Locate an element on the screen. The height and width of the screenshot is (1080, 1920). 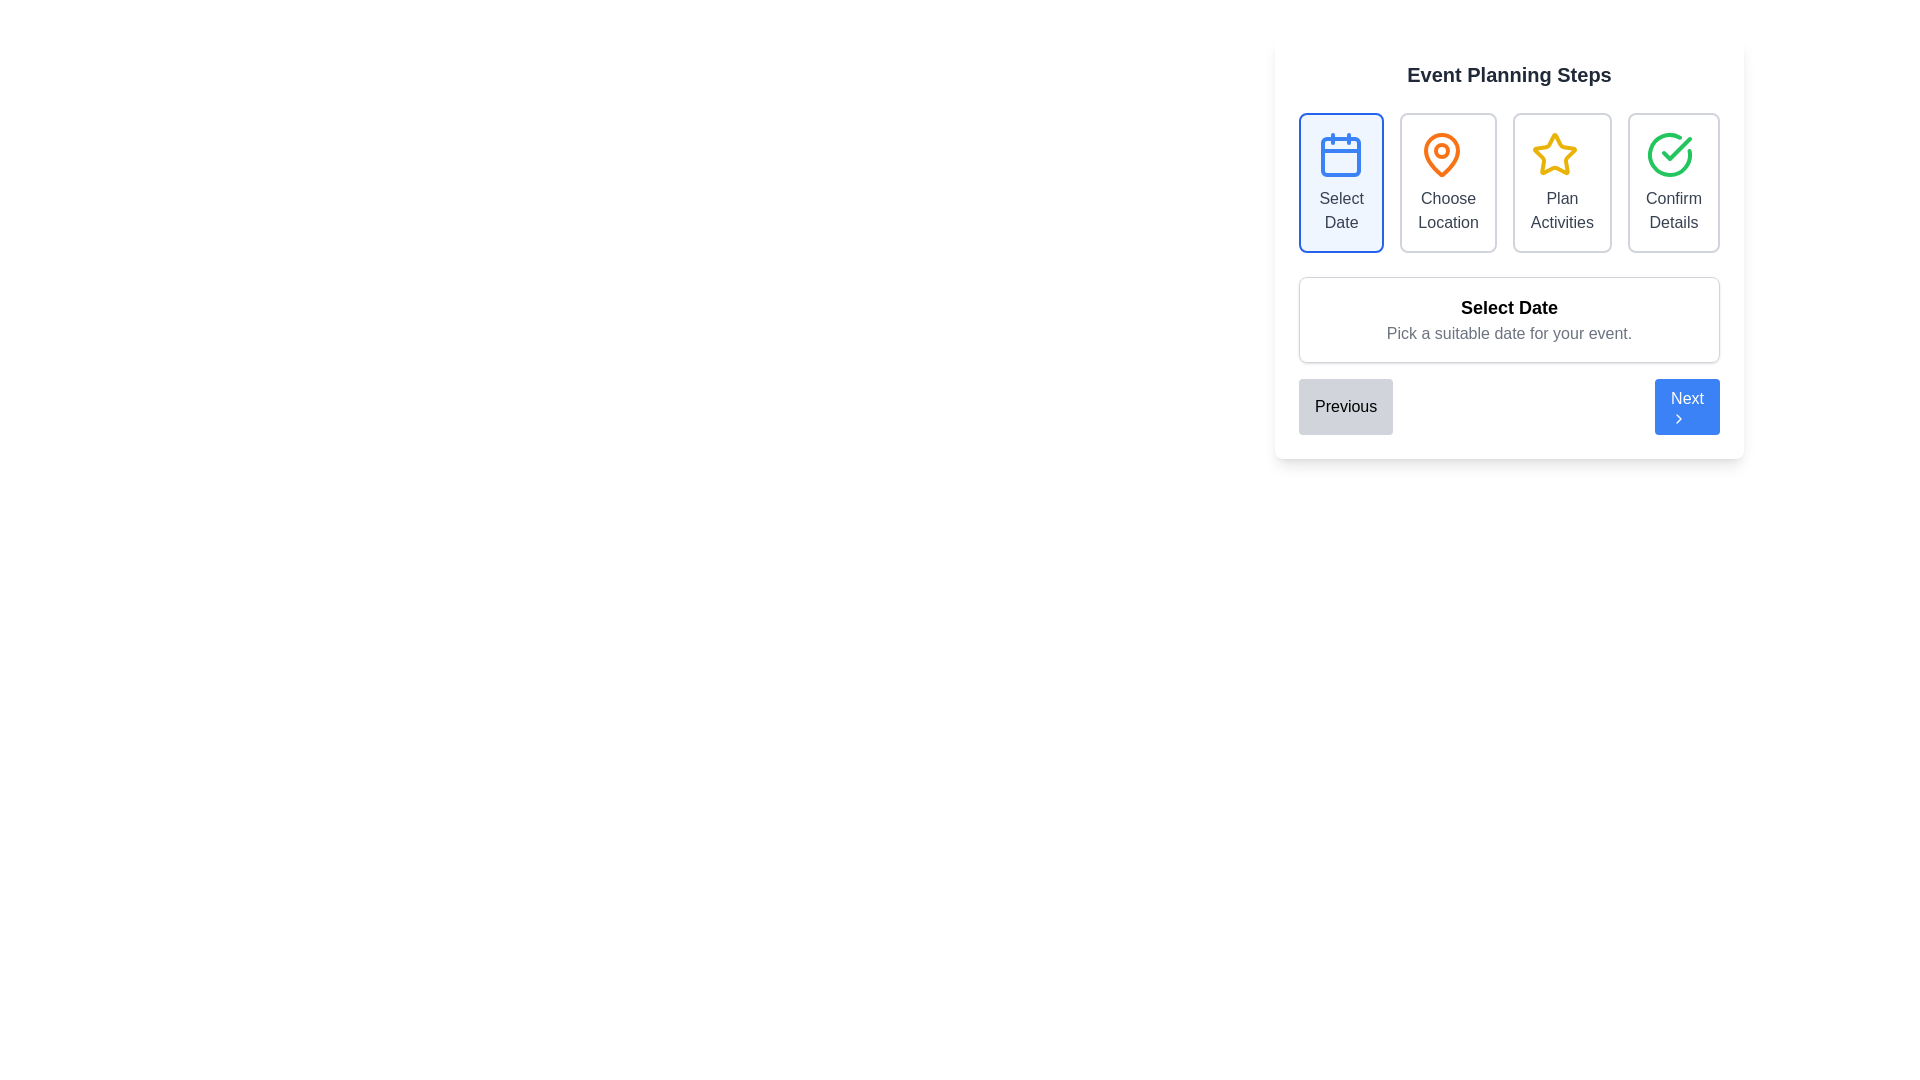
Informational Card featuring a yellow star icon and 'Plan Activities' text, which is the third card in a horizontal list of four cards is located at coordinates (1561, 182).